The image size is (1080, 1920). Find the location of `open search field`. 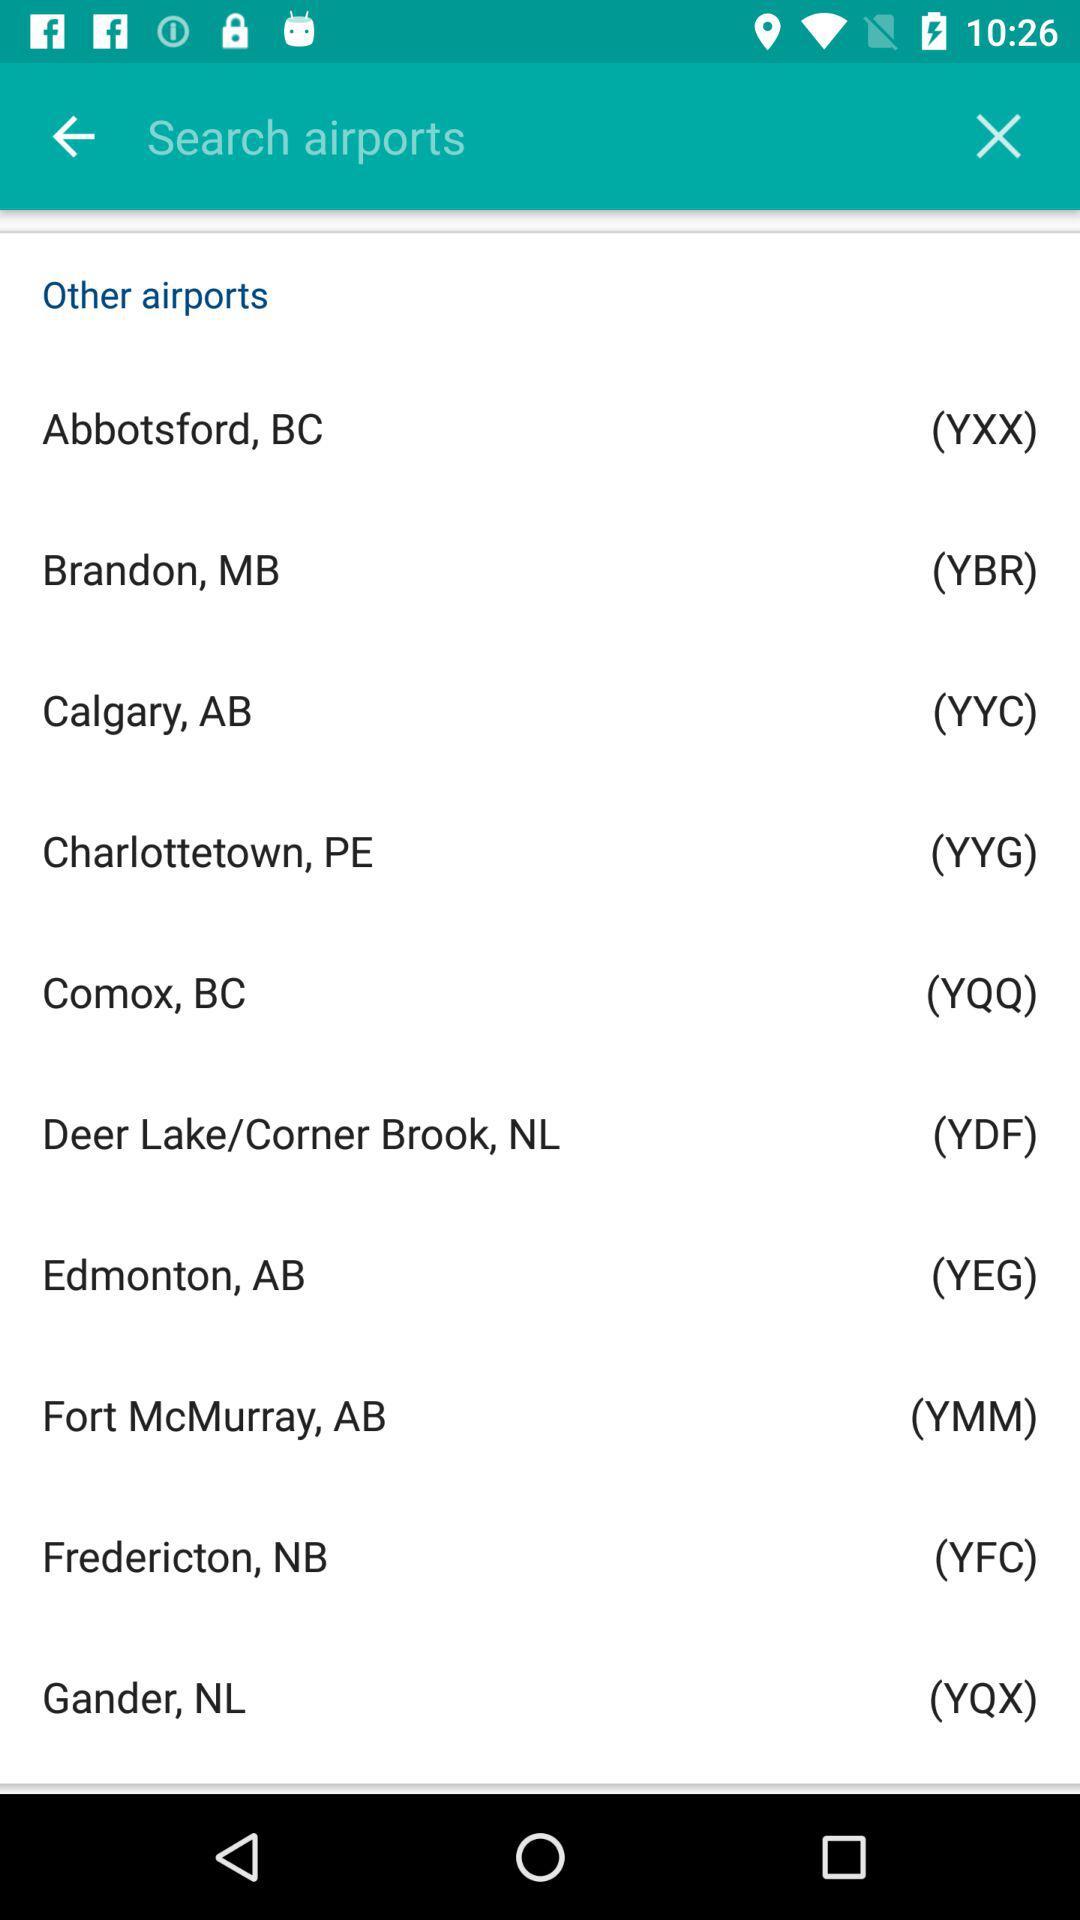

open search field is located at coordinates (566, 135).